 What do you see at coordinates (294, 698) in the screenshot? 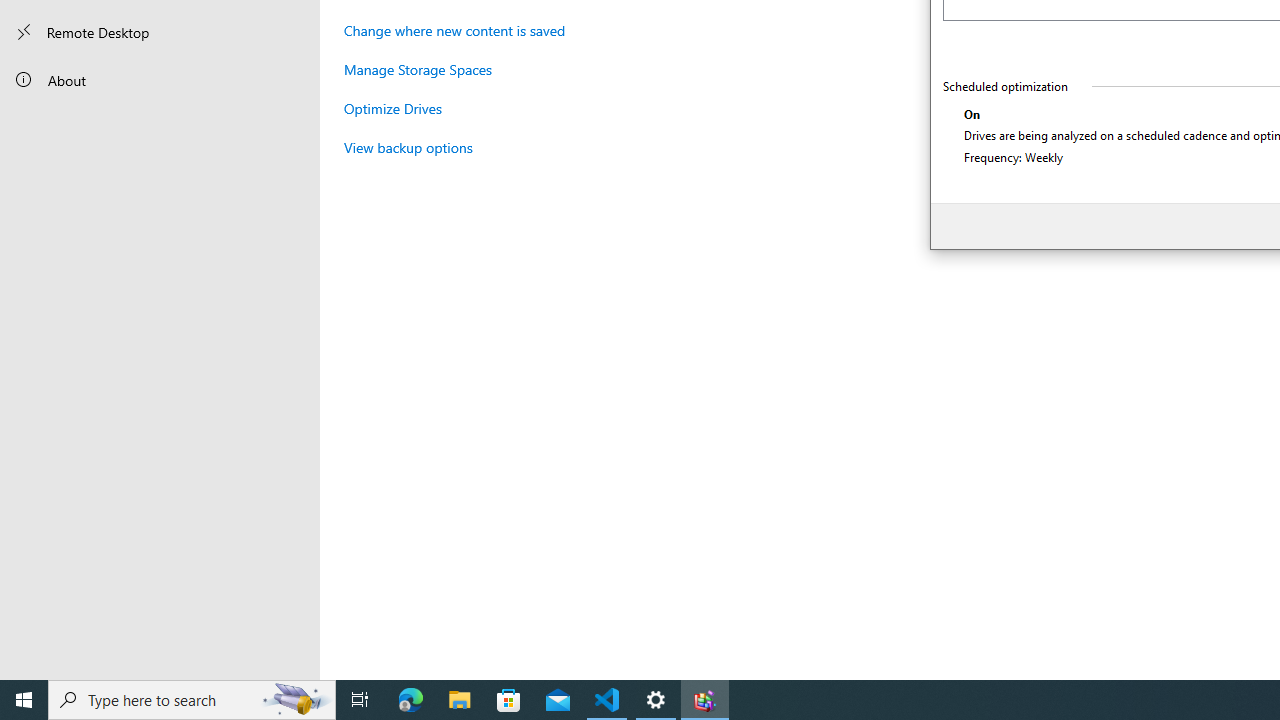
I see `'Search highlights icon opens search home window'` at bounding box center [294, 698].